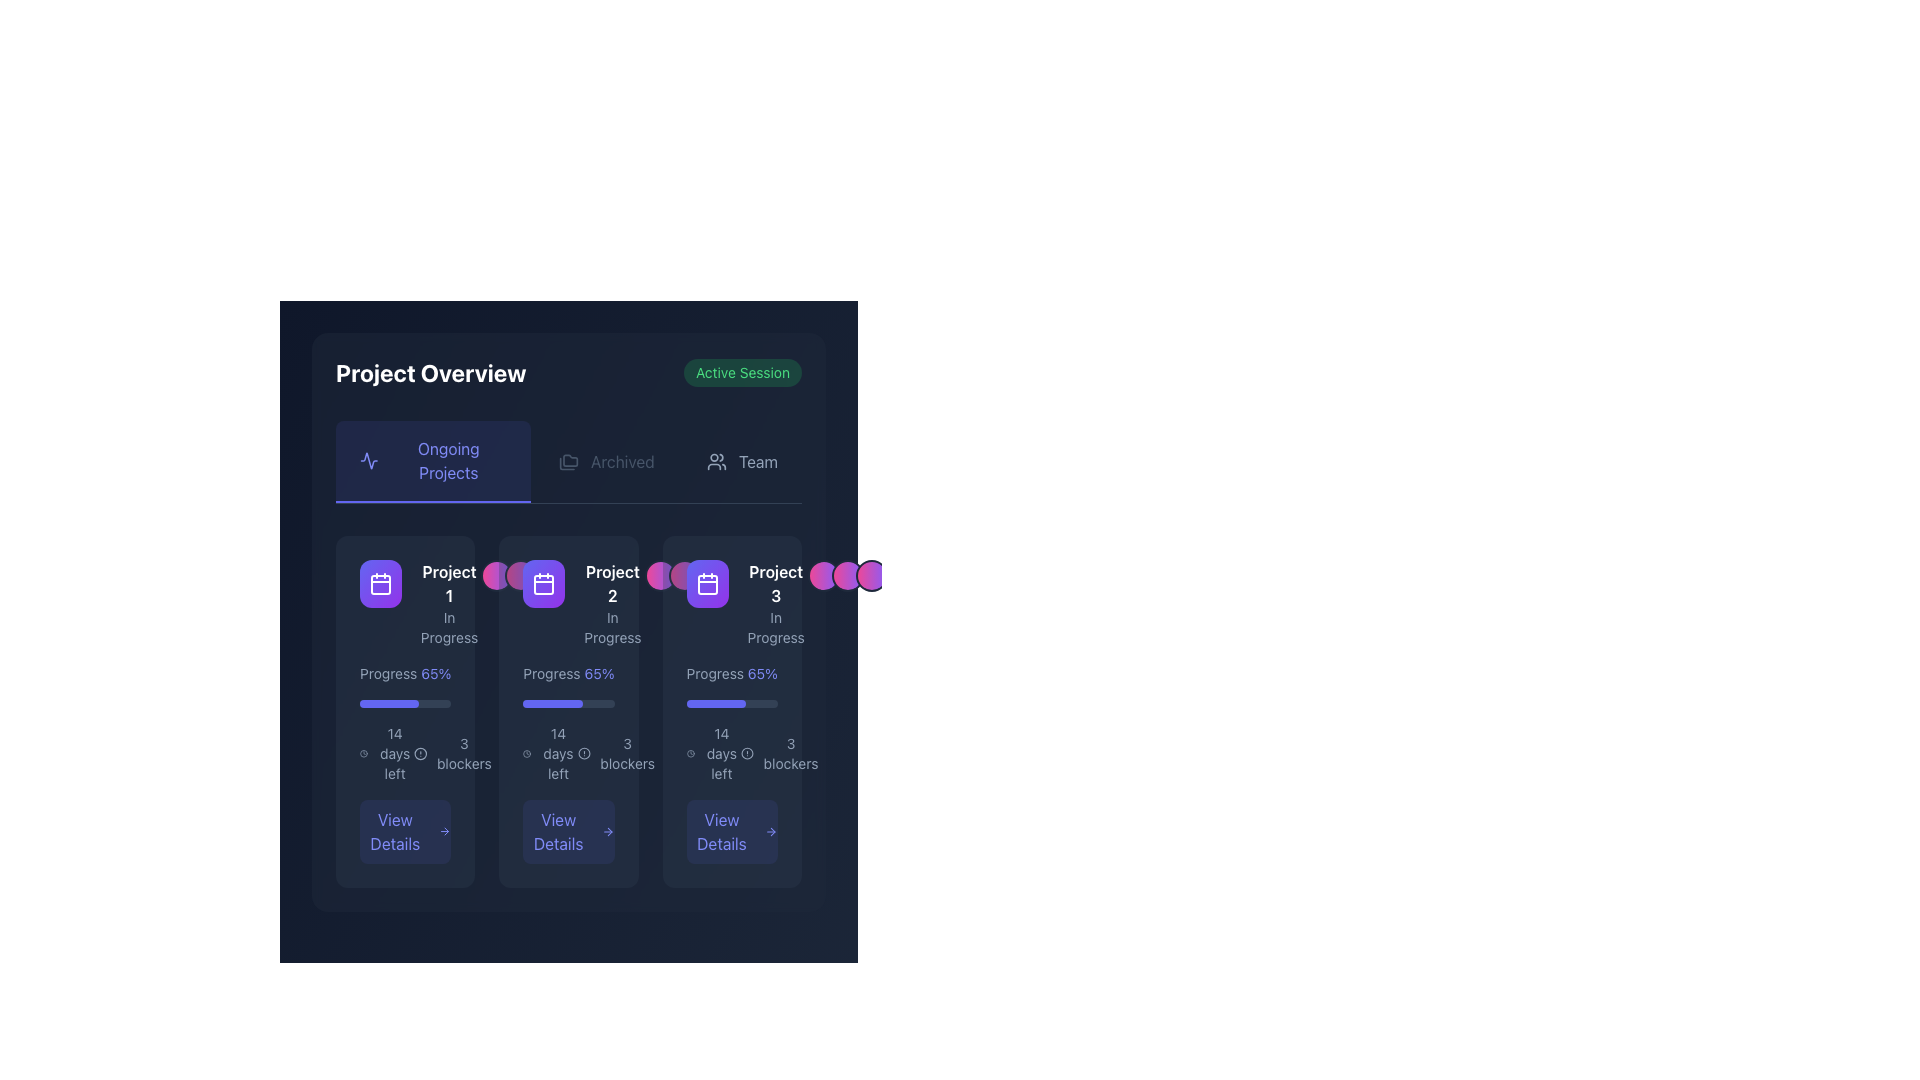 This screenshot has height=1080, width=1920. Describe the element at coordinates (448, 603) in the screenshot. I see `the text label that displays the project name 'Project 1' and its status 'In Progress', located in the first column of the project cards section` at that location.